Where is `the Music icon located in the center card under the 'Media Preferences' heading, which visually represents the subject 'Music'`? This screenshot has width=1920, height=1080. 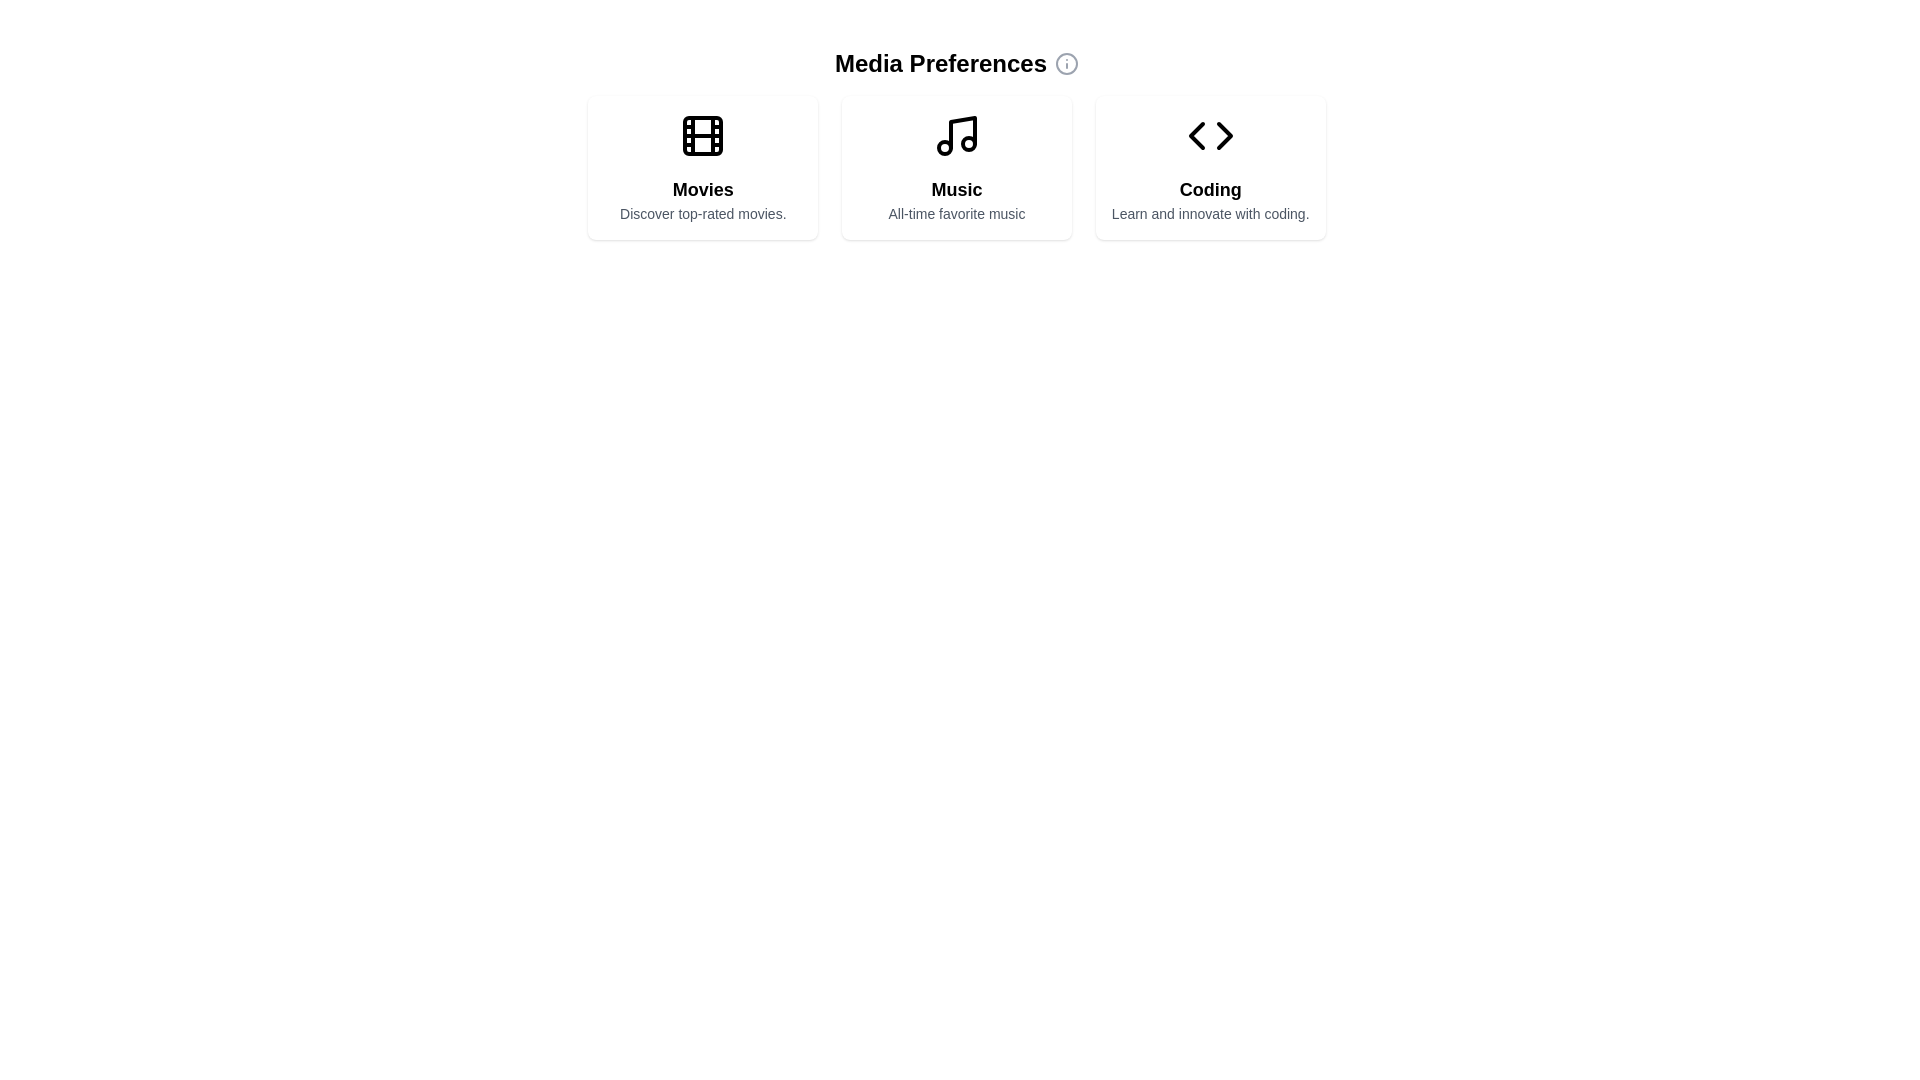 the Music icon located in the center card under the 'Media Preferences' heading, which visually represents the subject 'Music' is located at coordinates (955, 135).